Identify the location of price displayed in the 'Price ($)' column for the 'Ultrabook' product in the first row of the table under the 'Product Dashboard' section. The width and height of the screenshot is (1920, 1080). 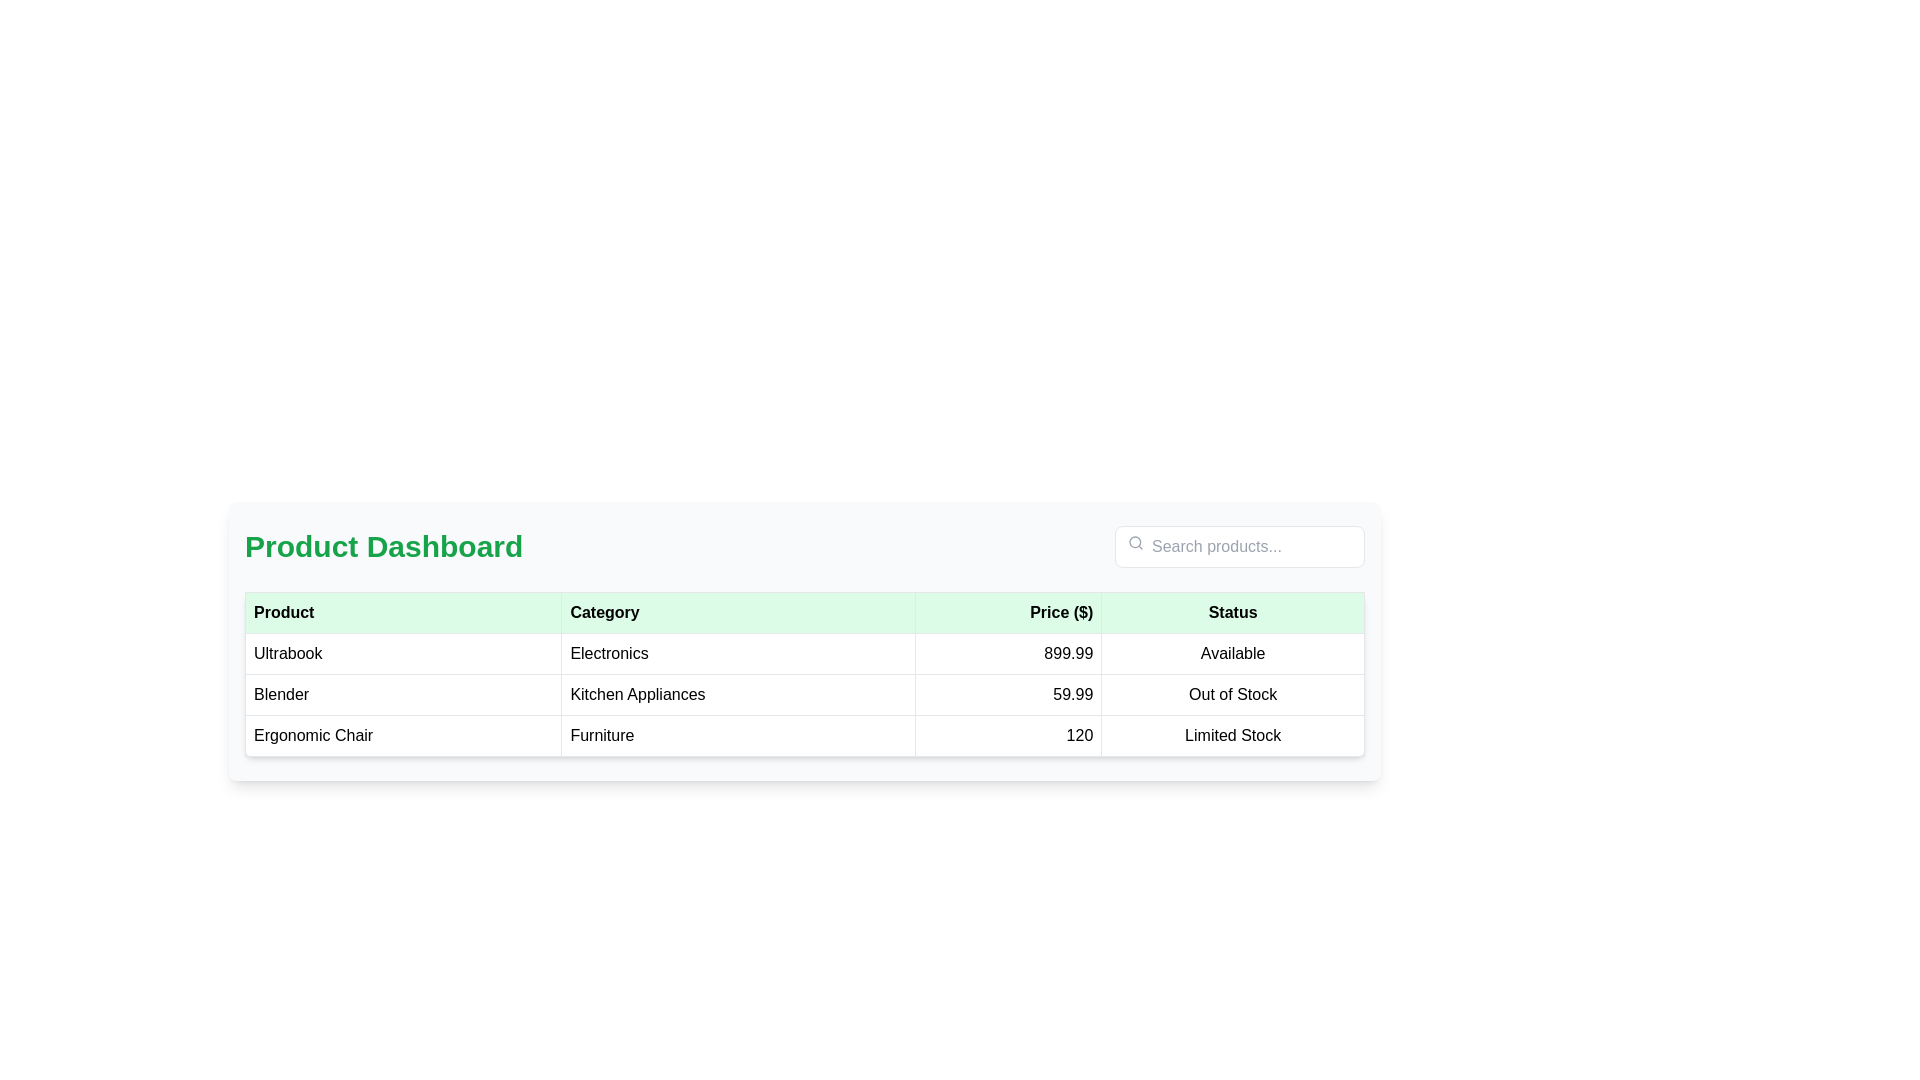
(1008, 654).